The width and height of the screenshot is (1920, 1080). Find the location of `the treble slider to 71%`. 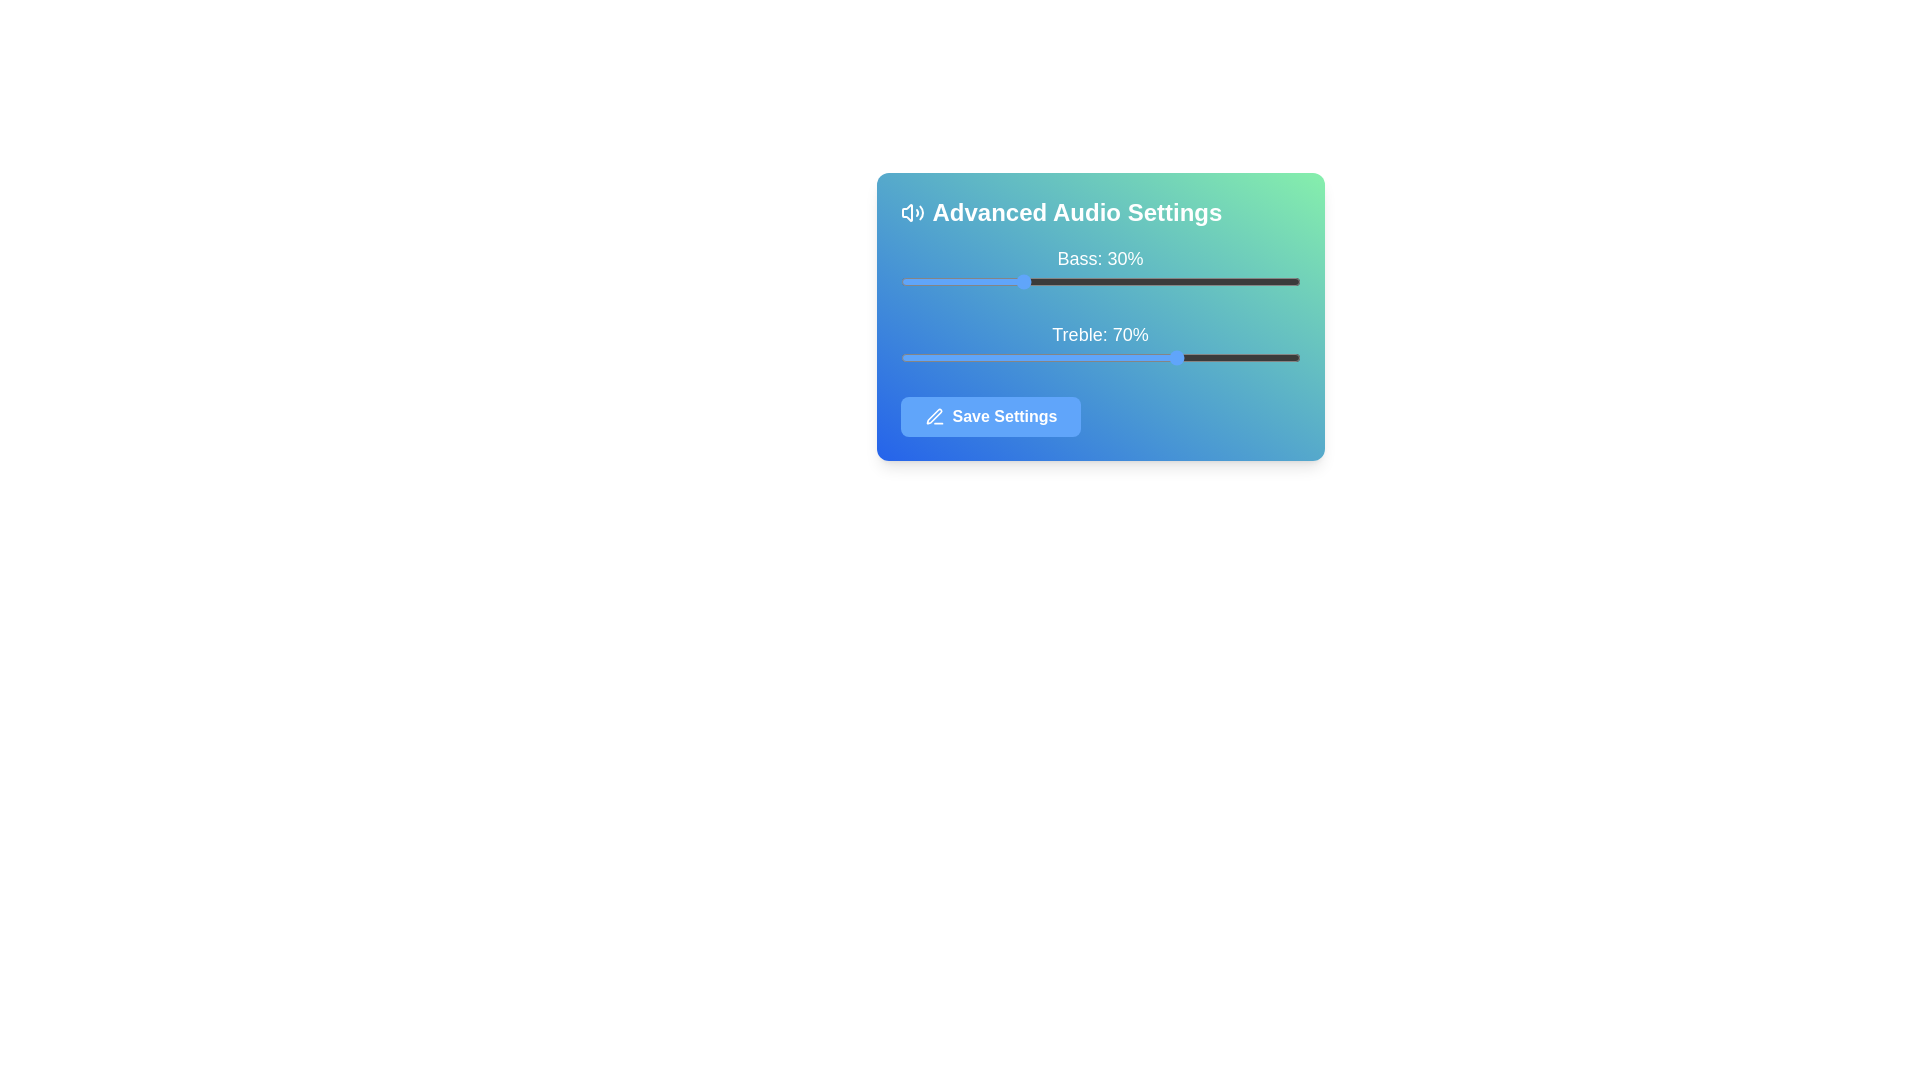

the treble slider to 71% is located at coordinates (1184, 357).